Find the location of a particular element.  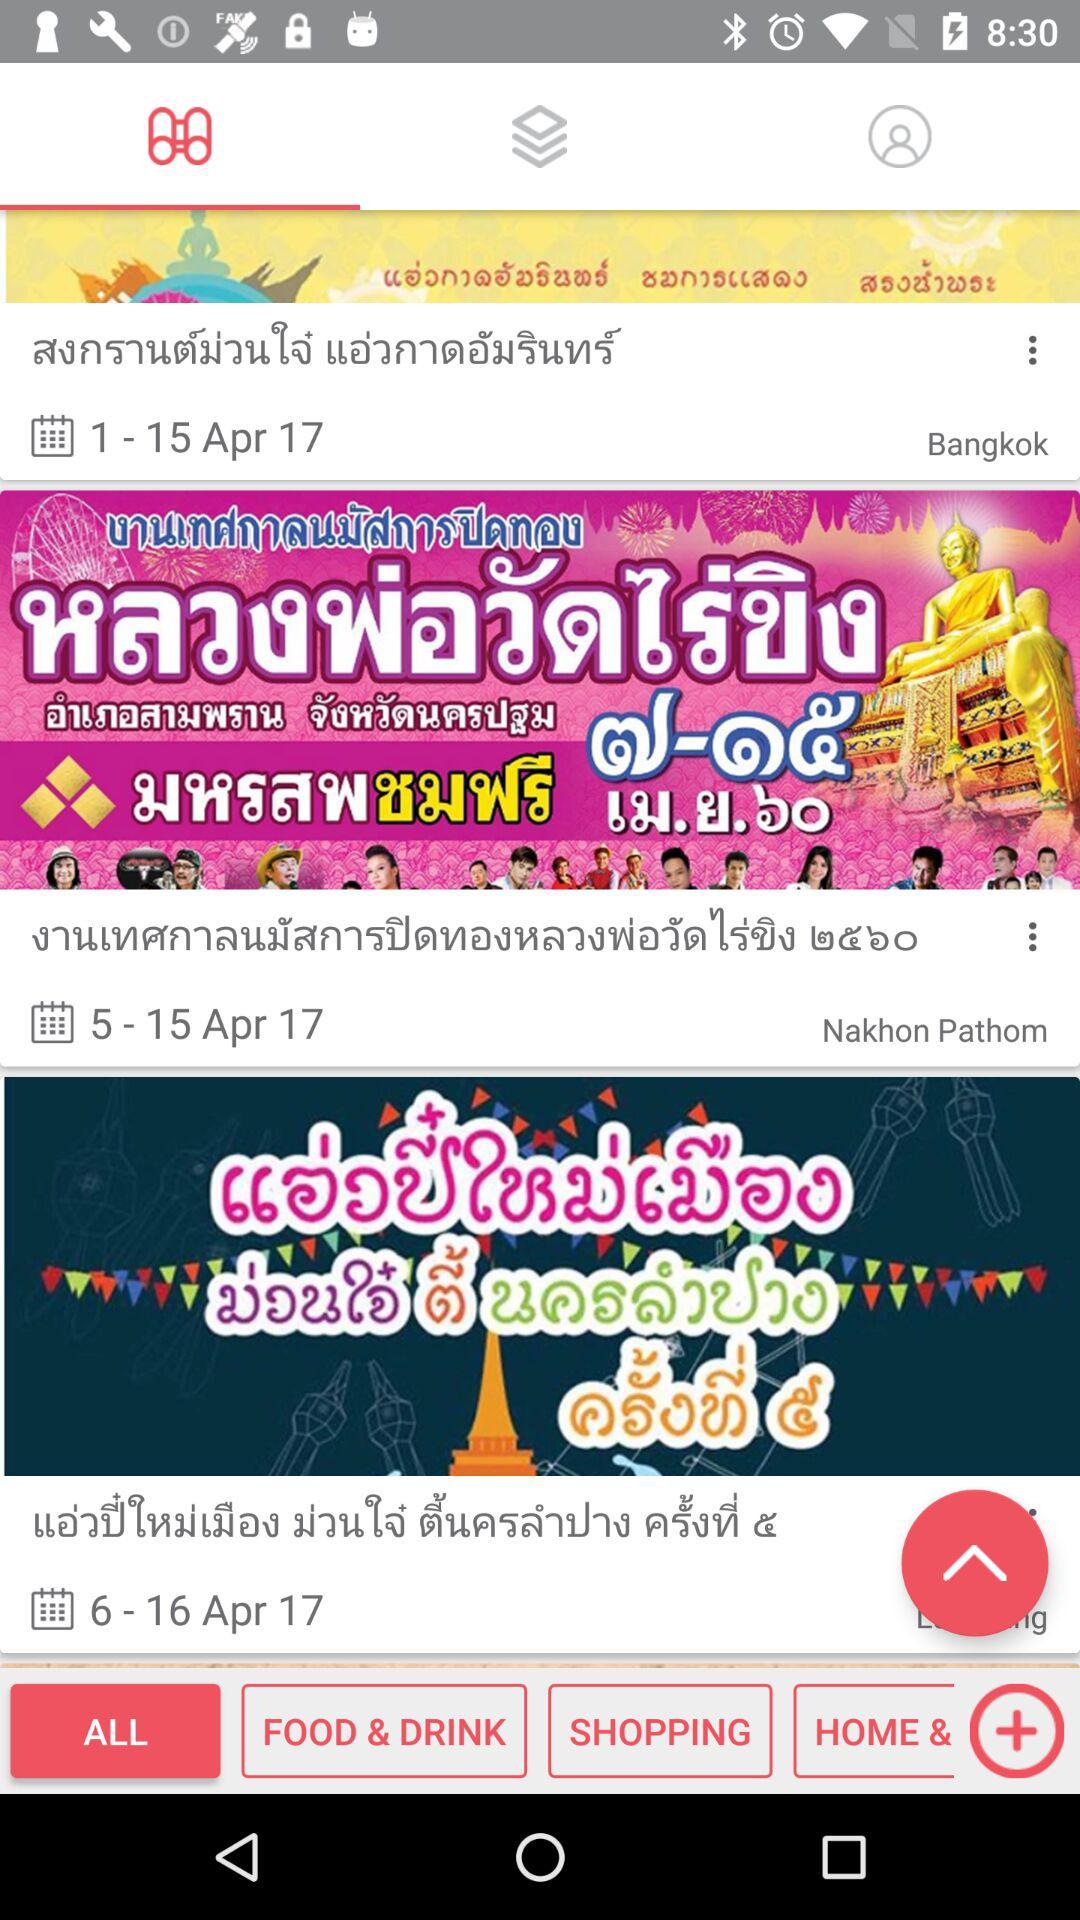

the expand_less icon is located at coordinates (974, 1562).